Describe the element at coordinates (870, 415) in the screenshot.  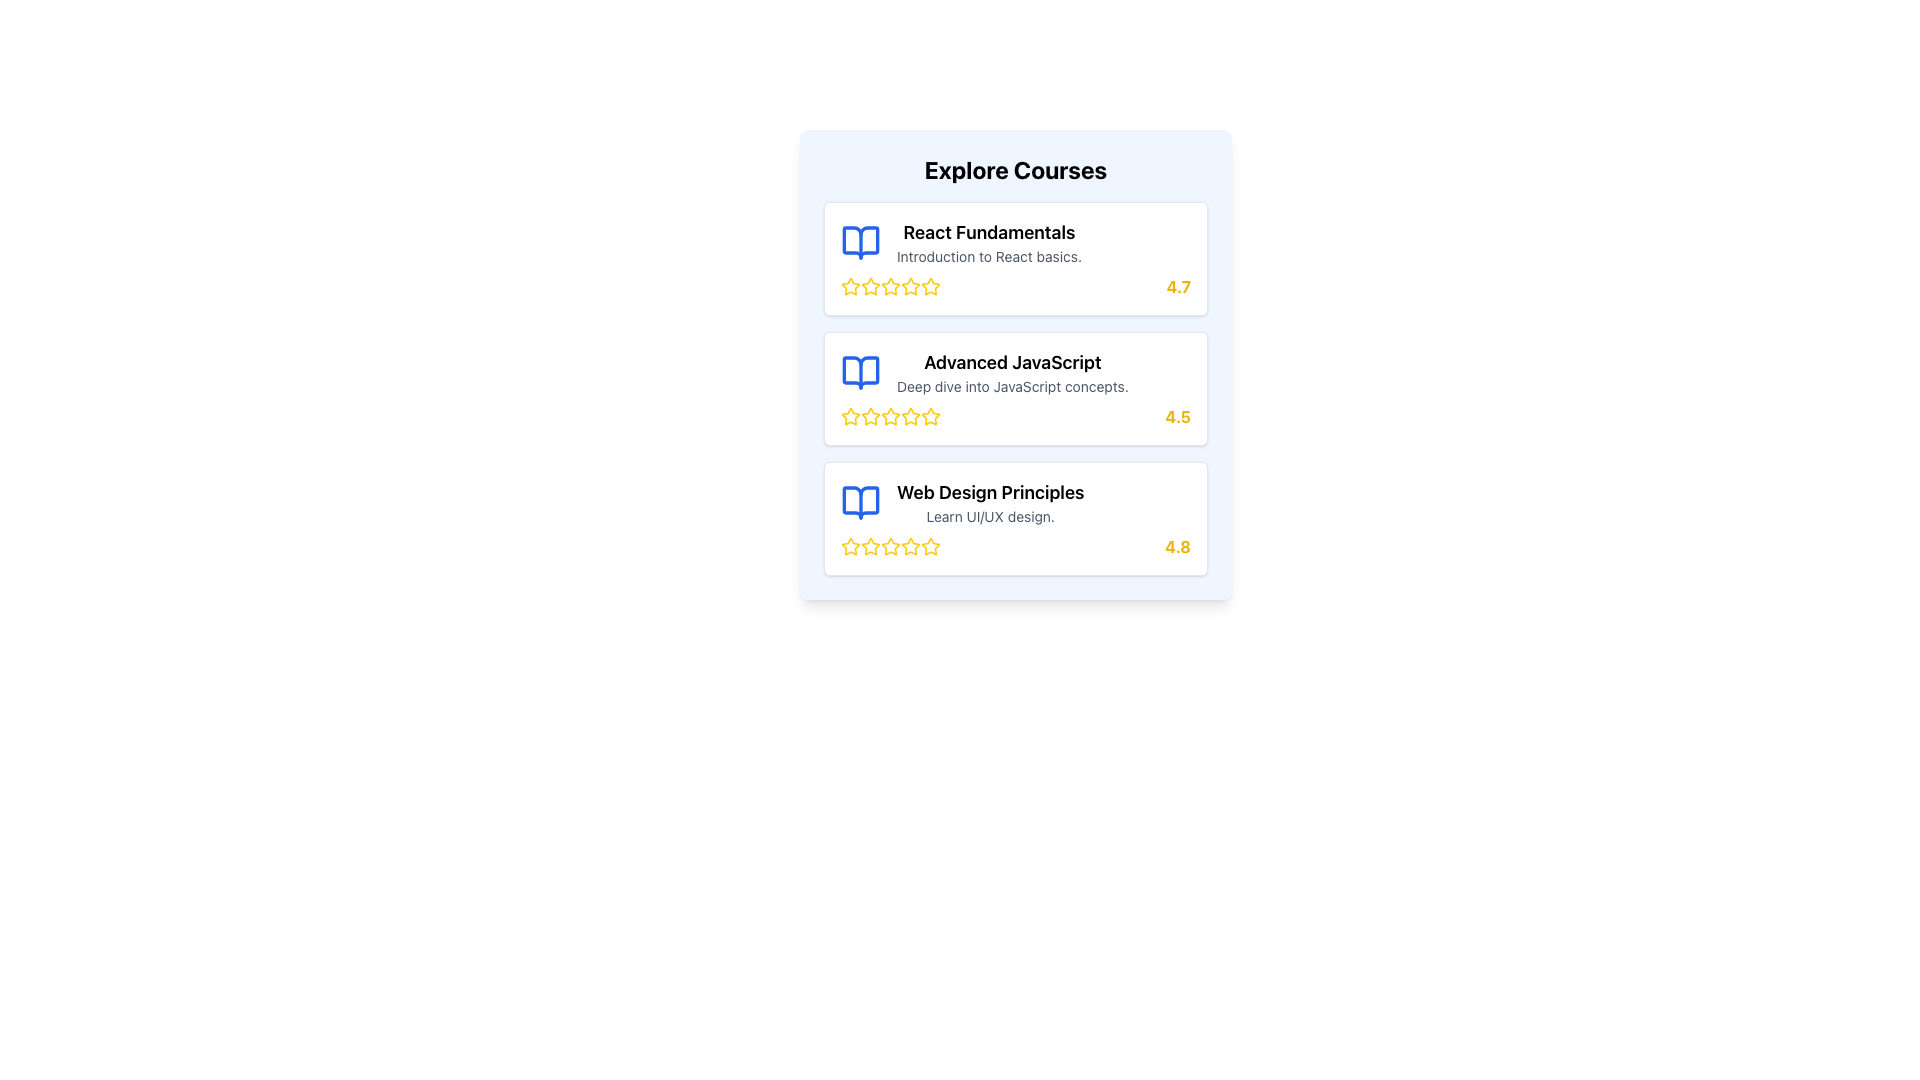
I see `the third yellow star-shaped rating icon in the 'Advanced JavaScript' course section, which is part of a row of five stars in the second course card` at that location.